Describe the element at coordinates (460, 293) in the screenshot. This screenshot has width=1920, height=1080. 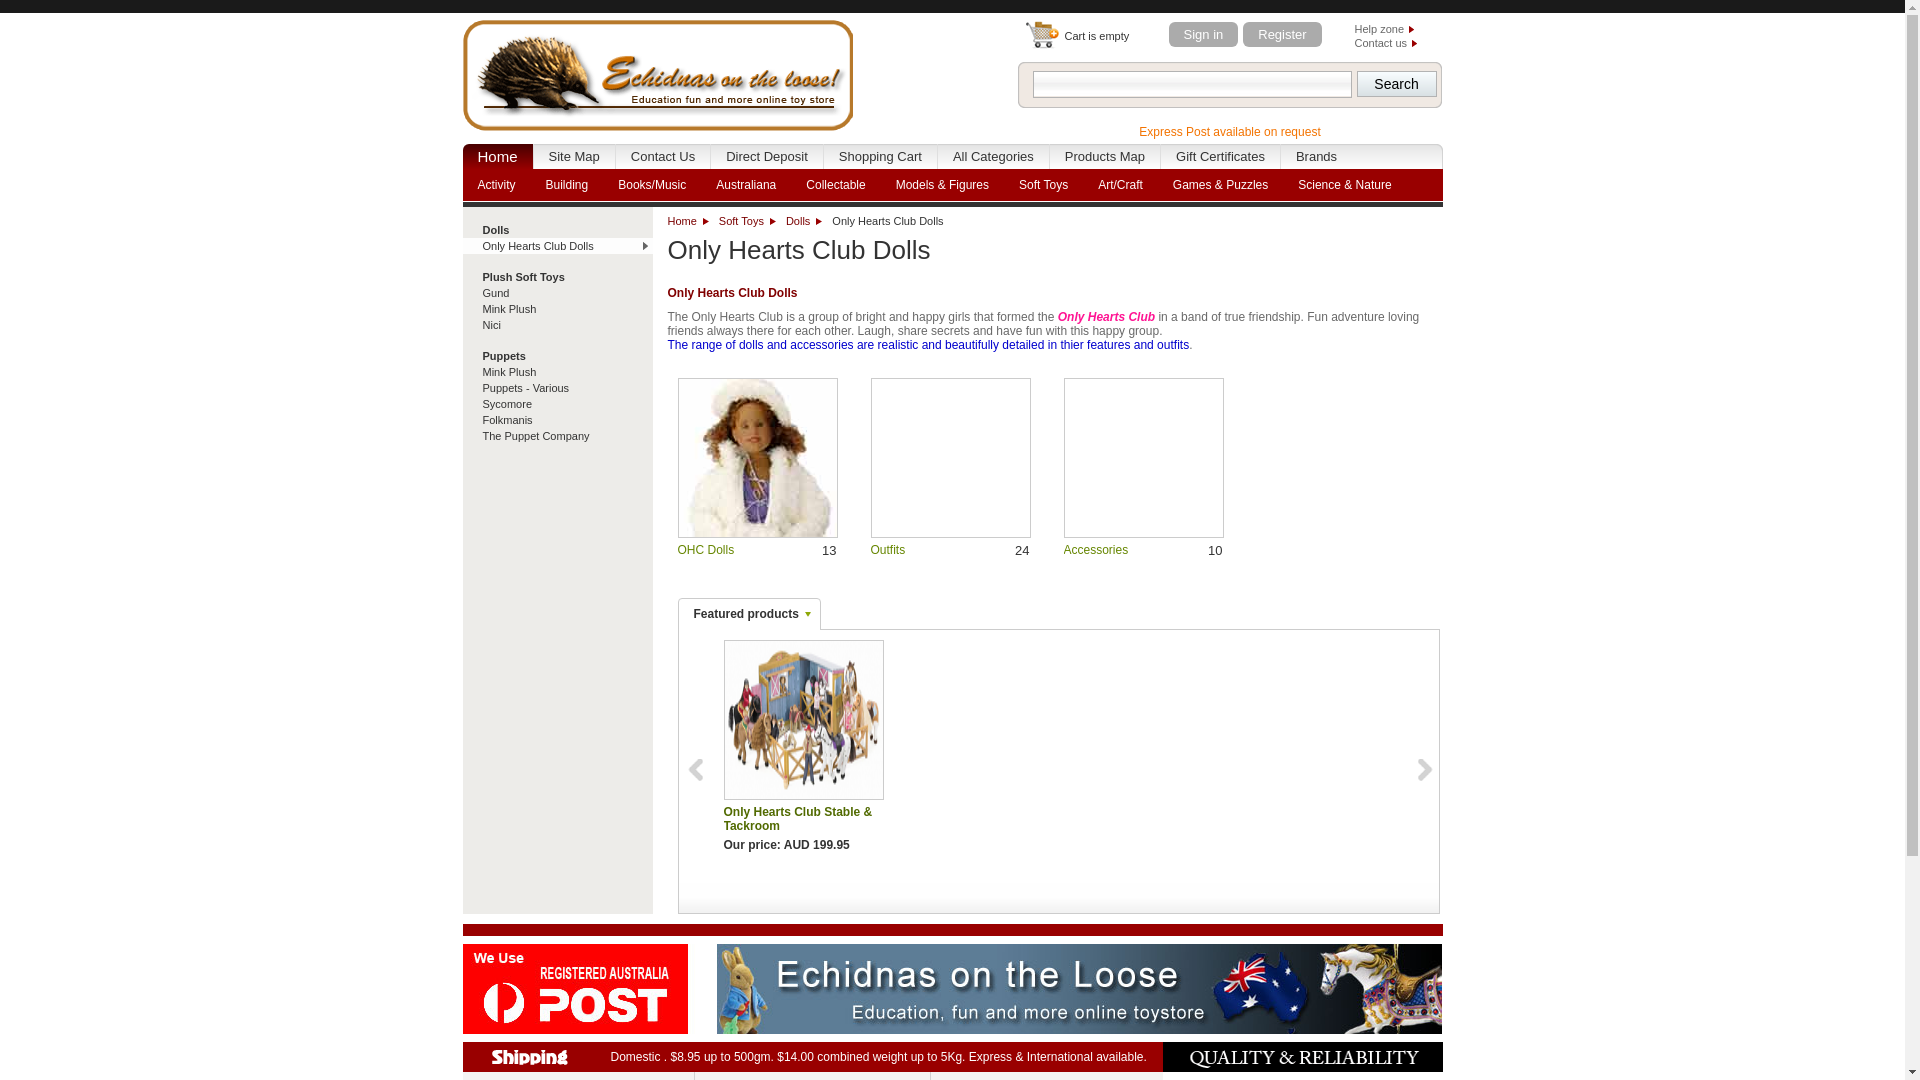
I see `'Gund'` at that location.